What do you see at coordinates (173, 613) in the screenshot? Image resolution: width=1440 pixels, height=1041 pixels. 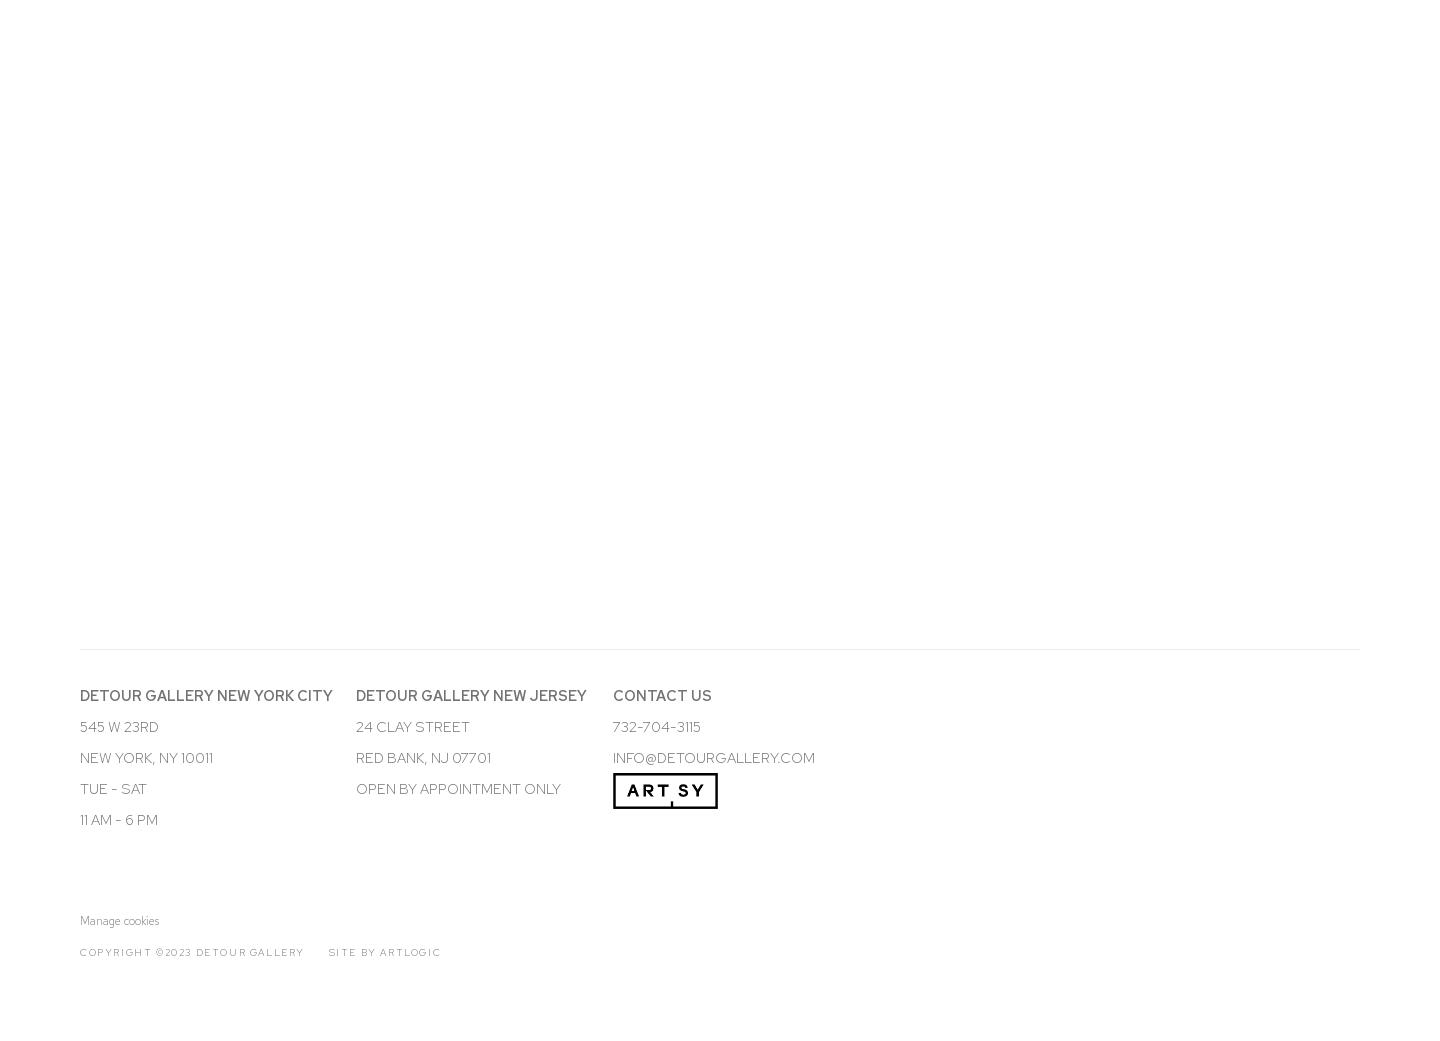 I see `'Samual Weinberg'` at bounding box center [173, 613].